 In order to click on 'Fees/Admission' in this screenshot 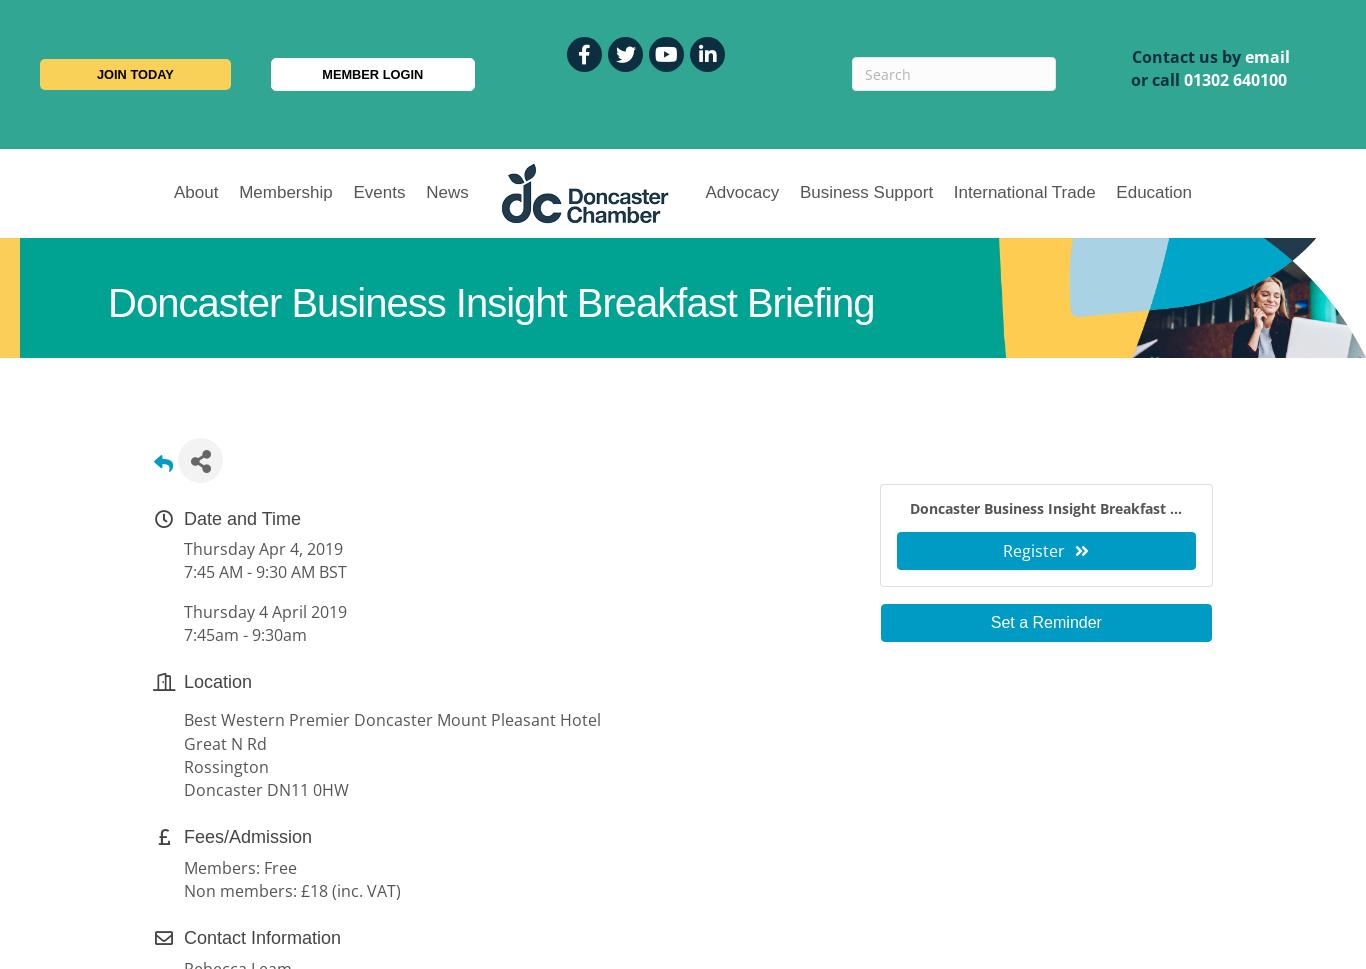, I will do `click(248, 837)`.